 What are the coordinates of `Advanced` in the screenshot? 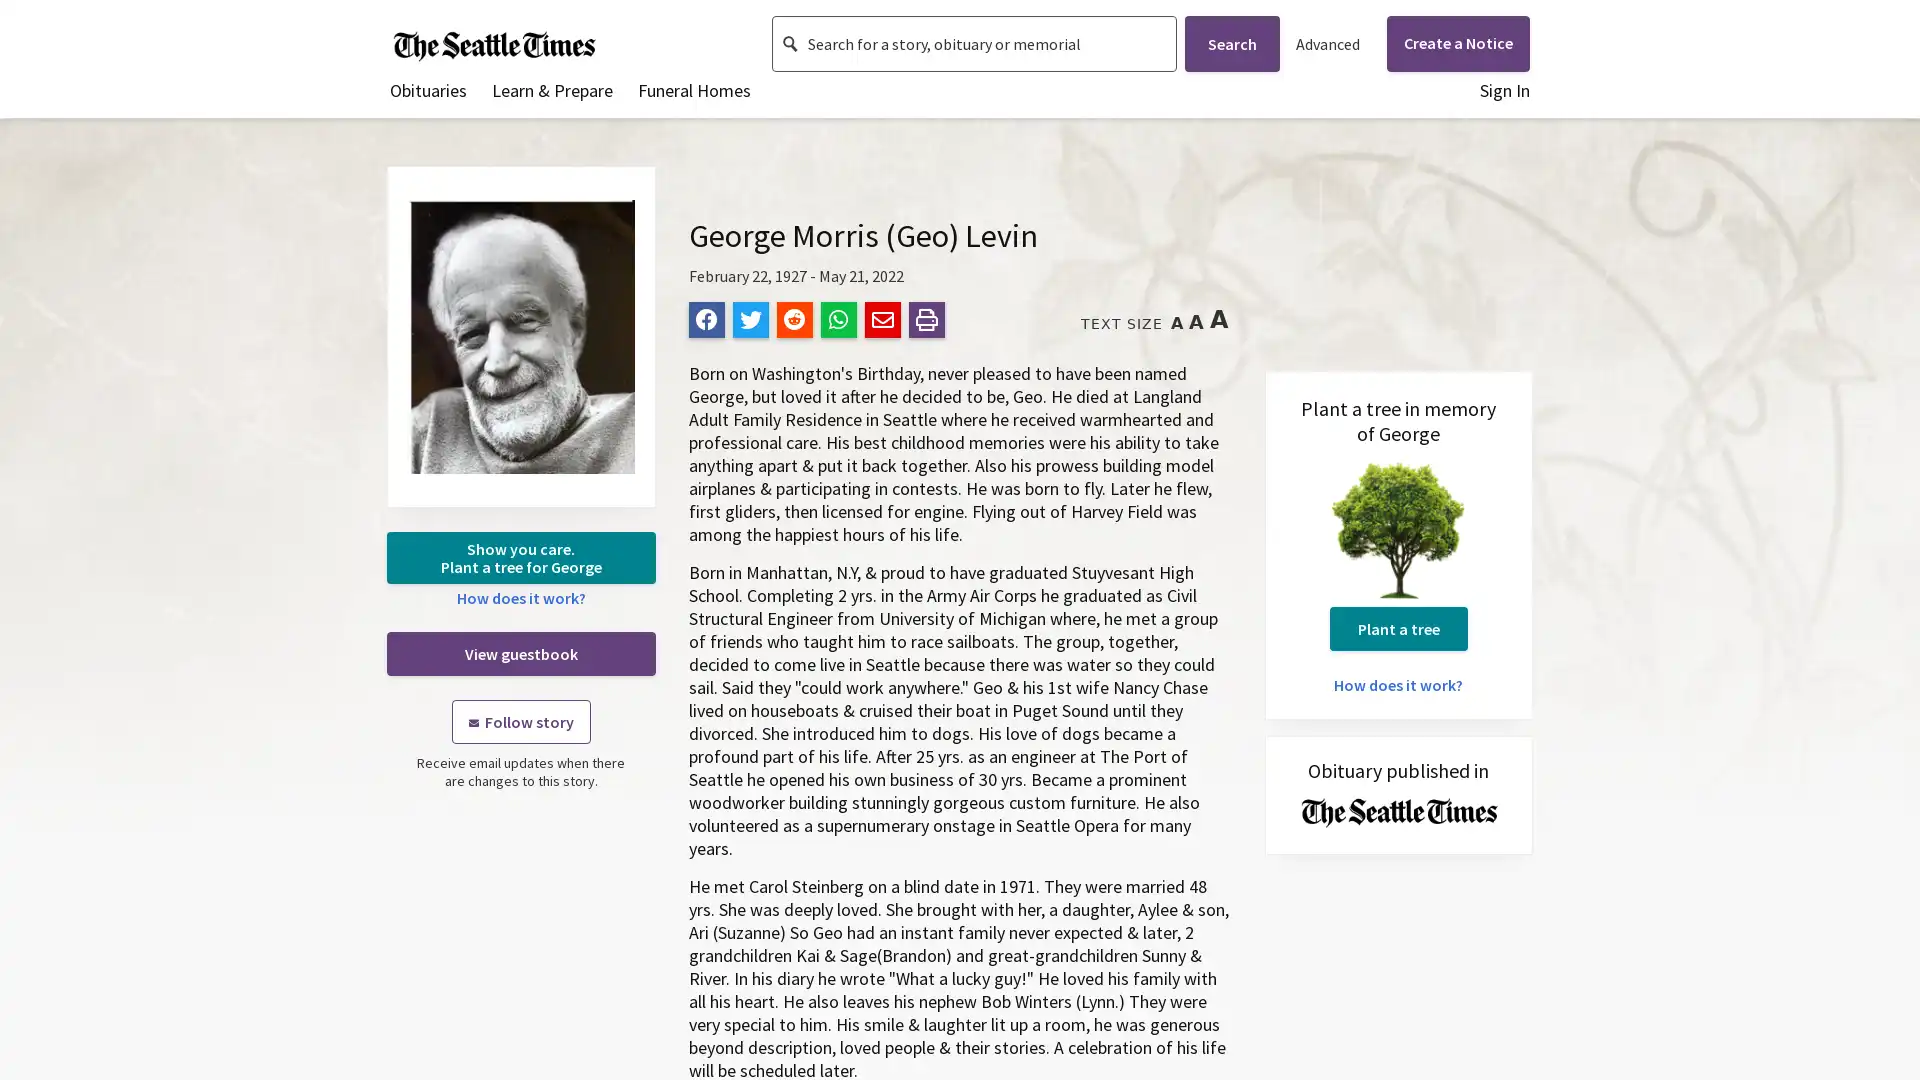 It's located at (1326, 43).